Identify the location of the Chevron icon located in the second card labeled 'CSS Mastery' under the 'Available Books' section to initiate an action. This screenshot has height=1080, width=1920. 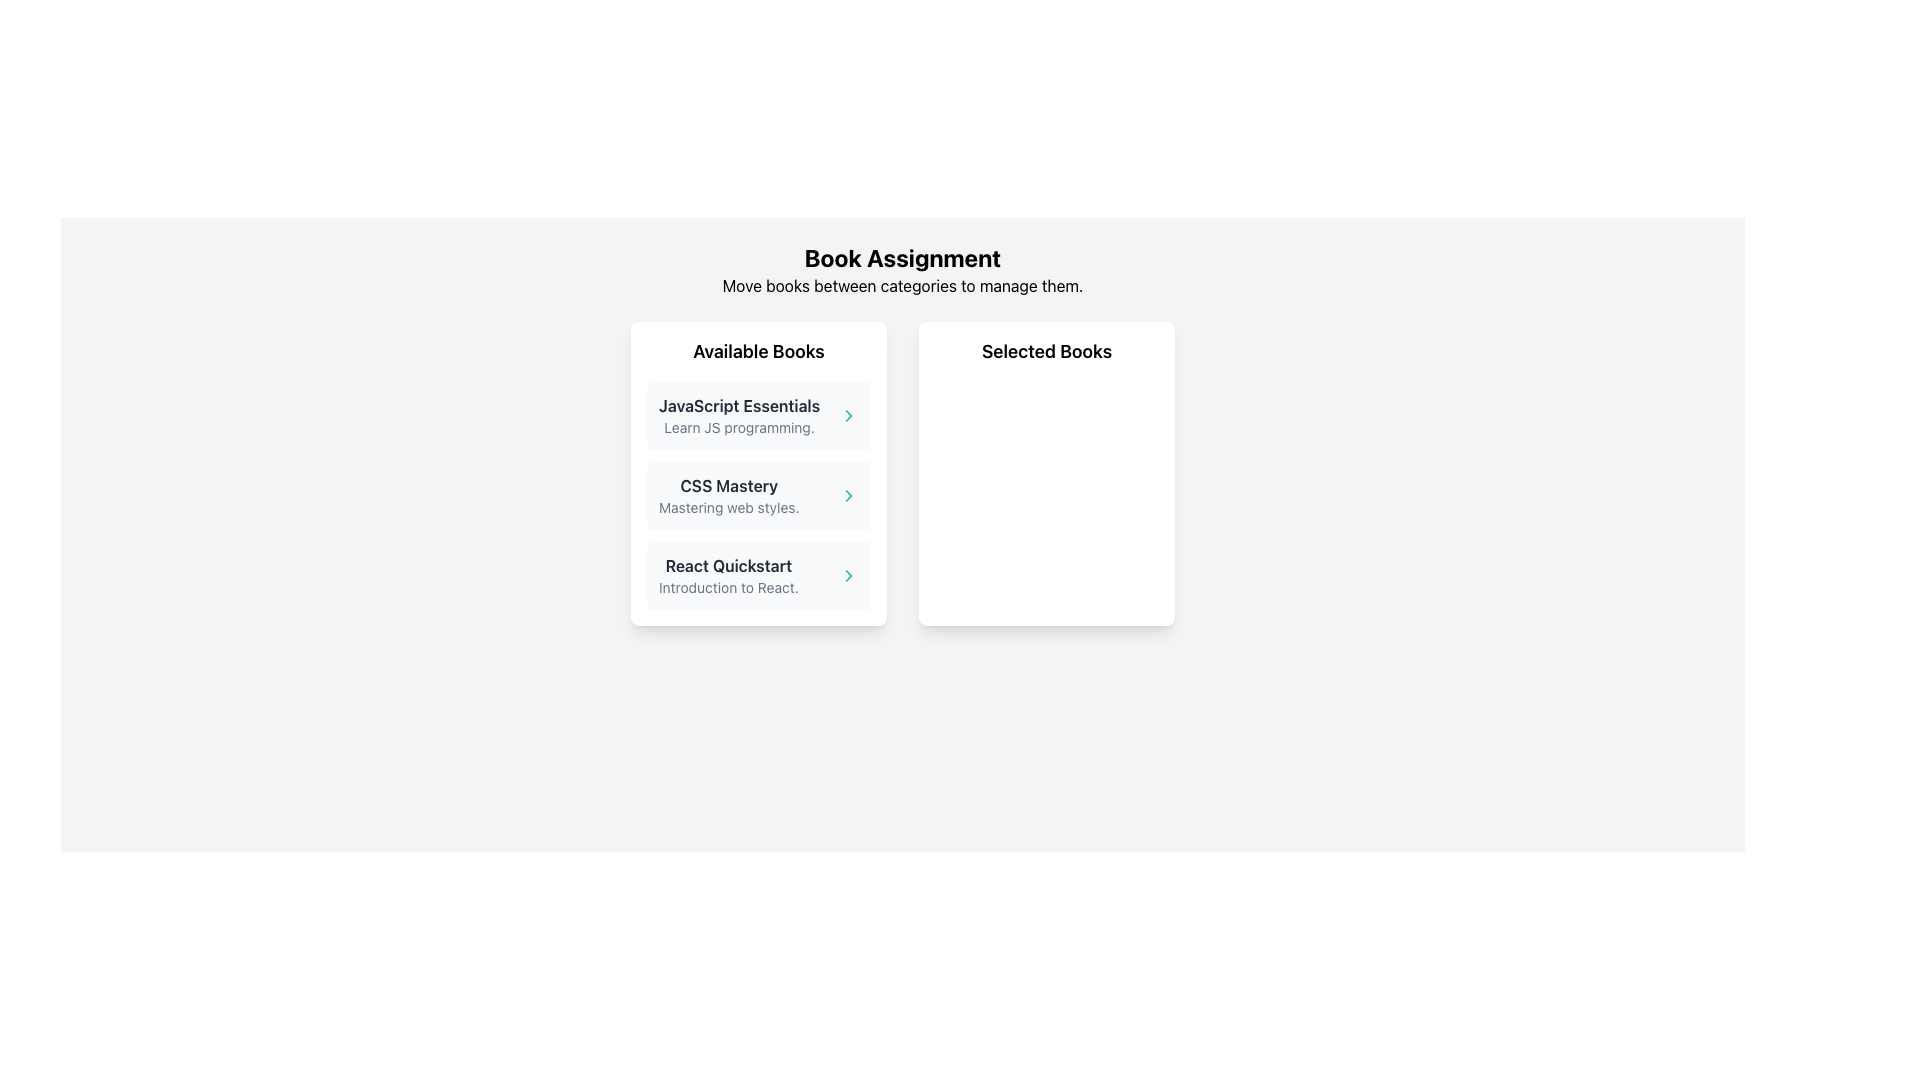
(849, 495).